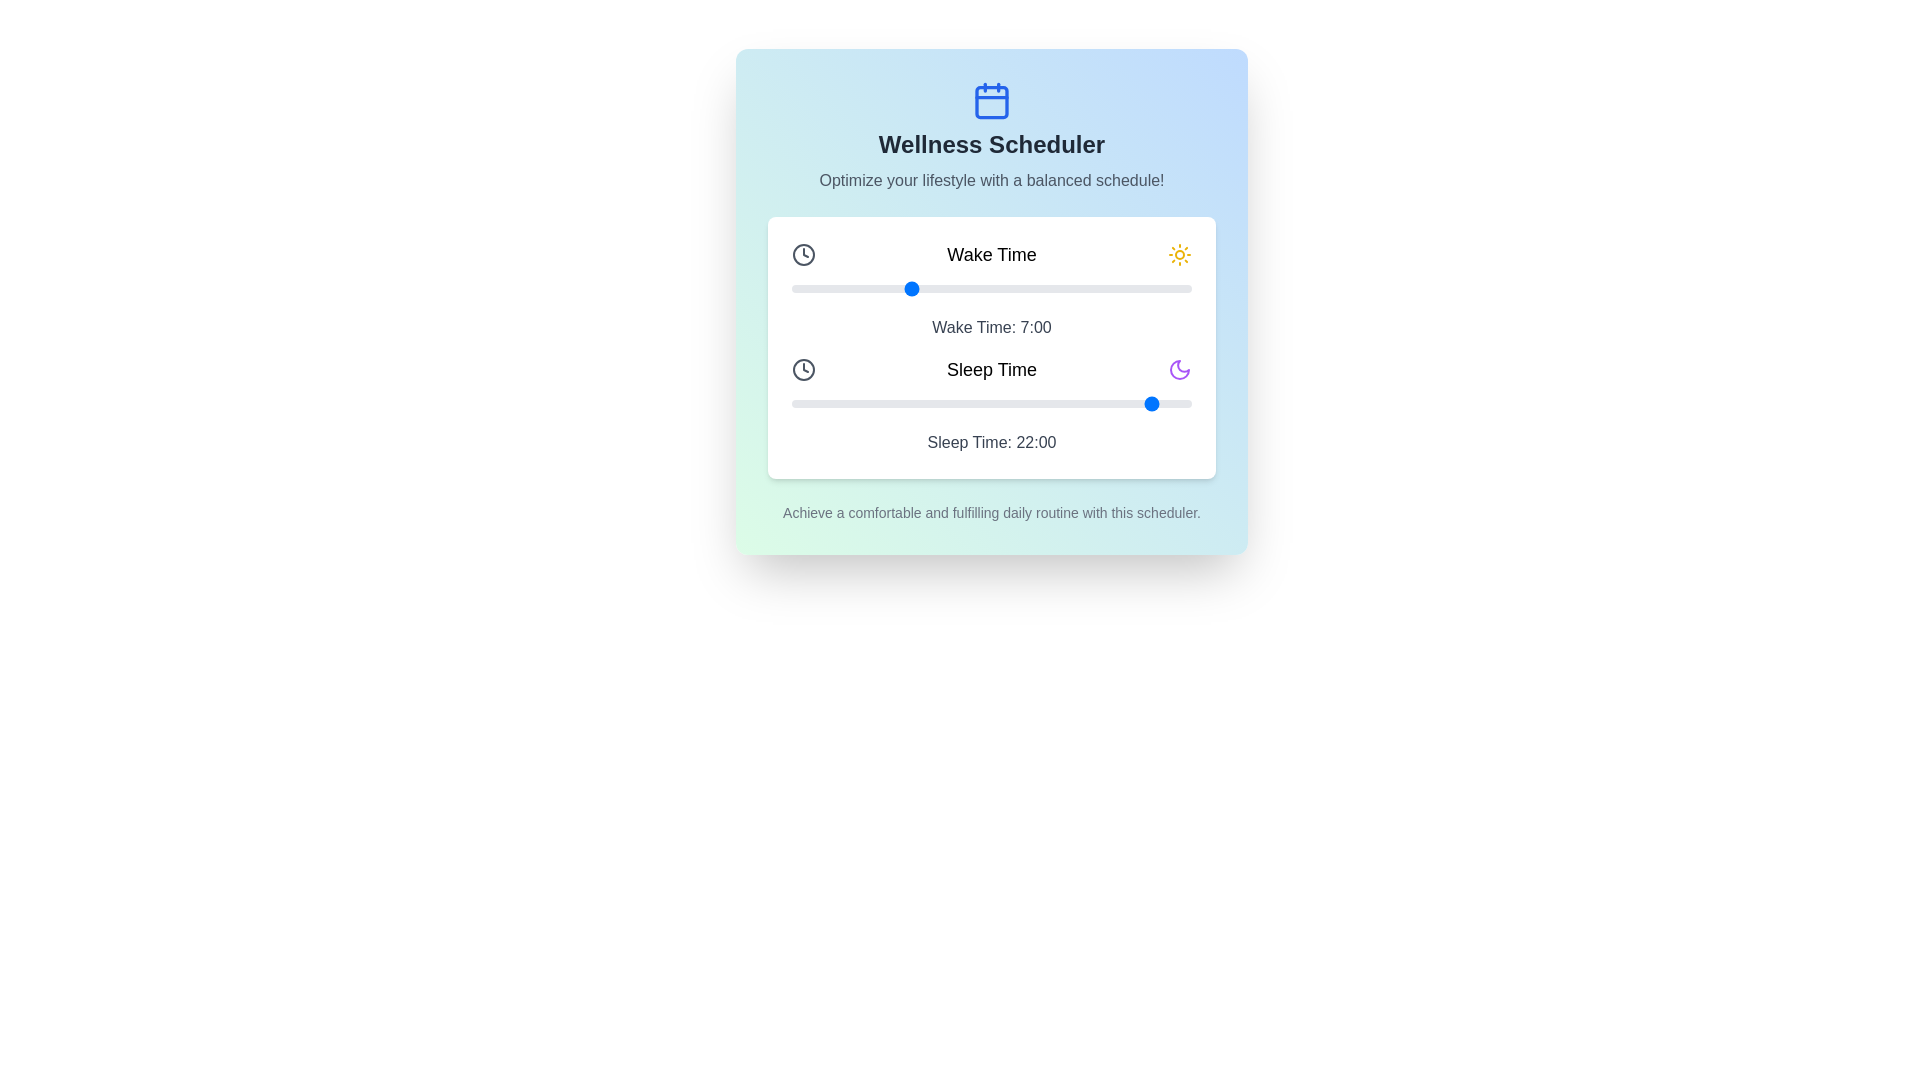 The height and width of the screenshot is (1080, 1920). What do you see at coordinates (1074, 289) in the screenshot?
I see `the wake time` at bounding box center [1074, 289].